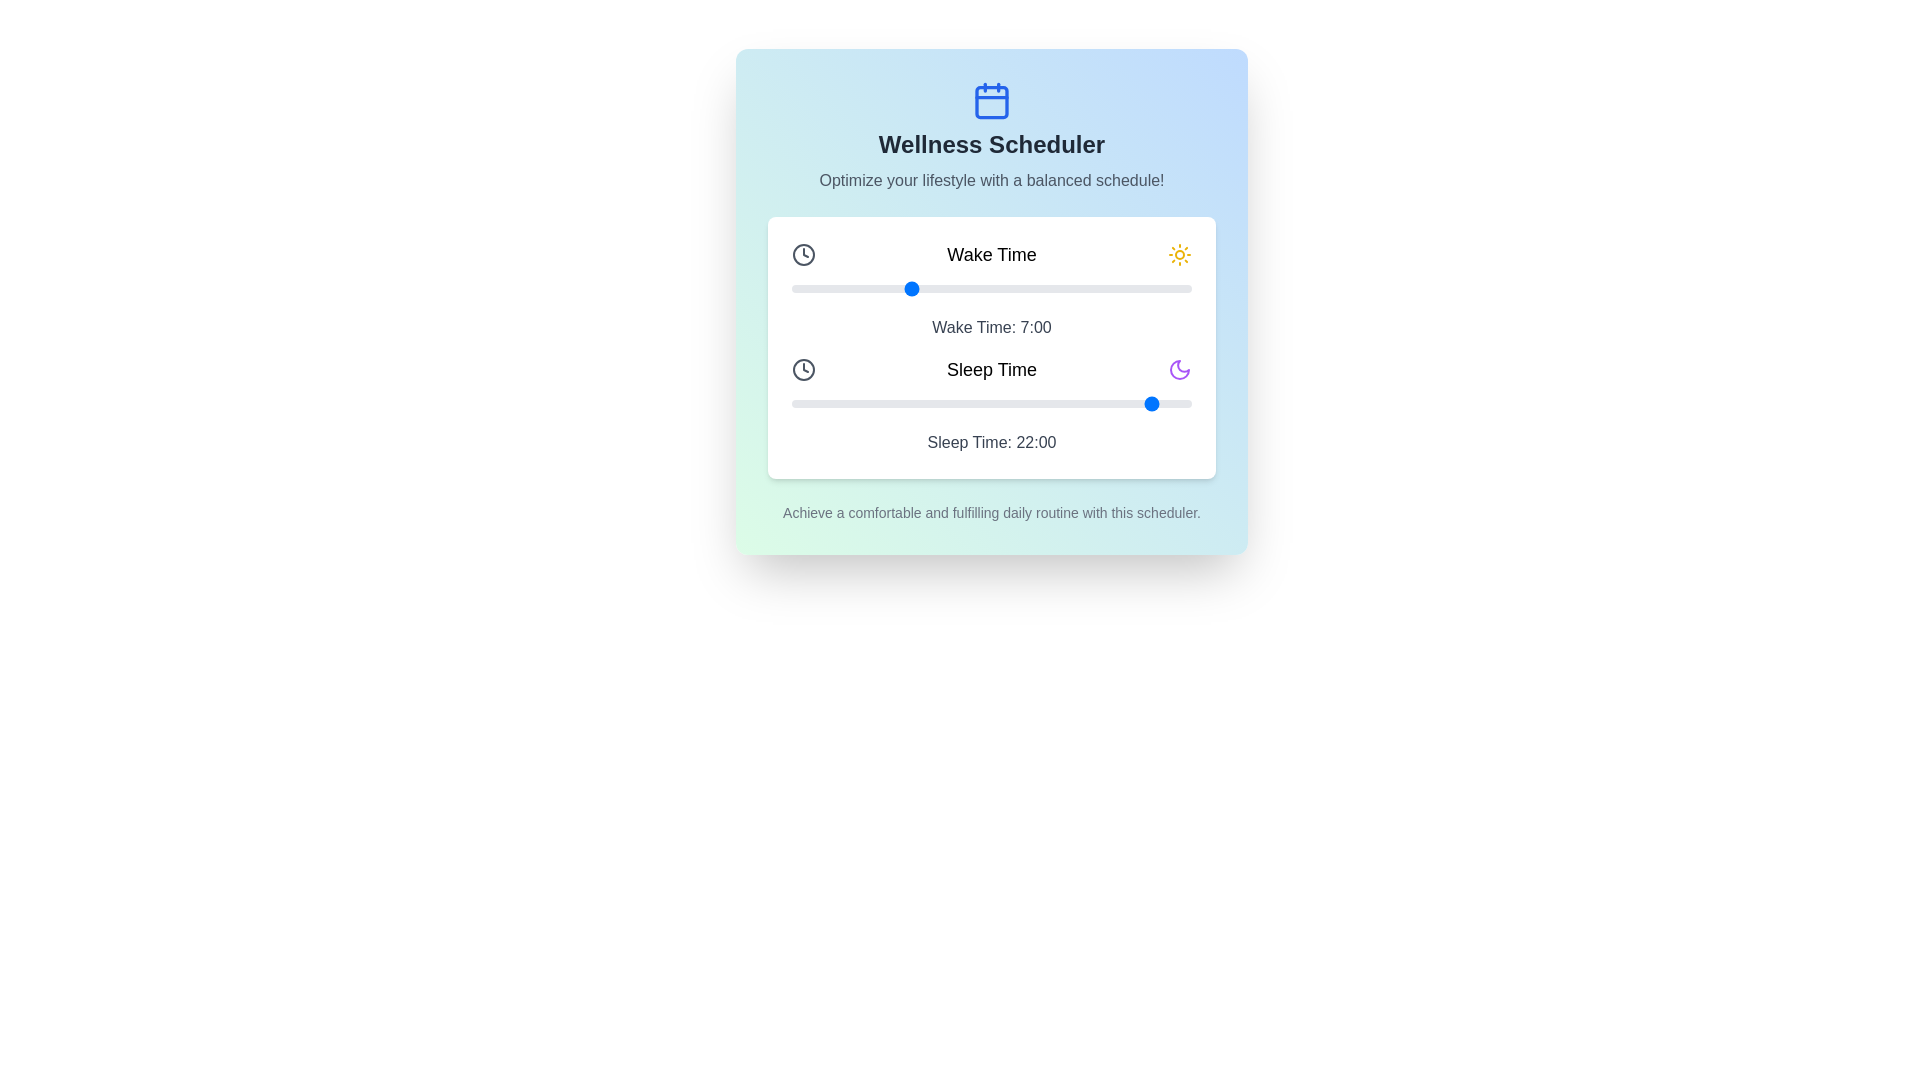 The height and width of the screenshot is (1080, 1920). What do you see at coordinates (1074, 289) in the screenshot?
I see `the wake time` at bounding box center [1074, 289].